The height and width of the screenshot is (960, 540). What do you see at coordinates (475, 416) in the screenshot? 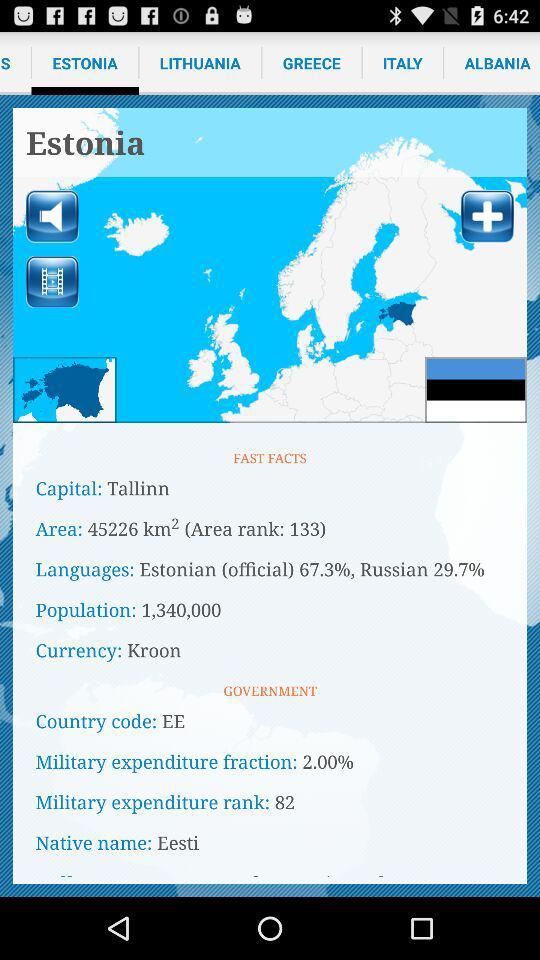
I see `the minus icon` at bounding box center [475, 416].